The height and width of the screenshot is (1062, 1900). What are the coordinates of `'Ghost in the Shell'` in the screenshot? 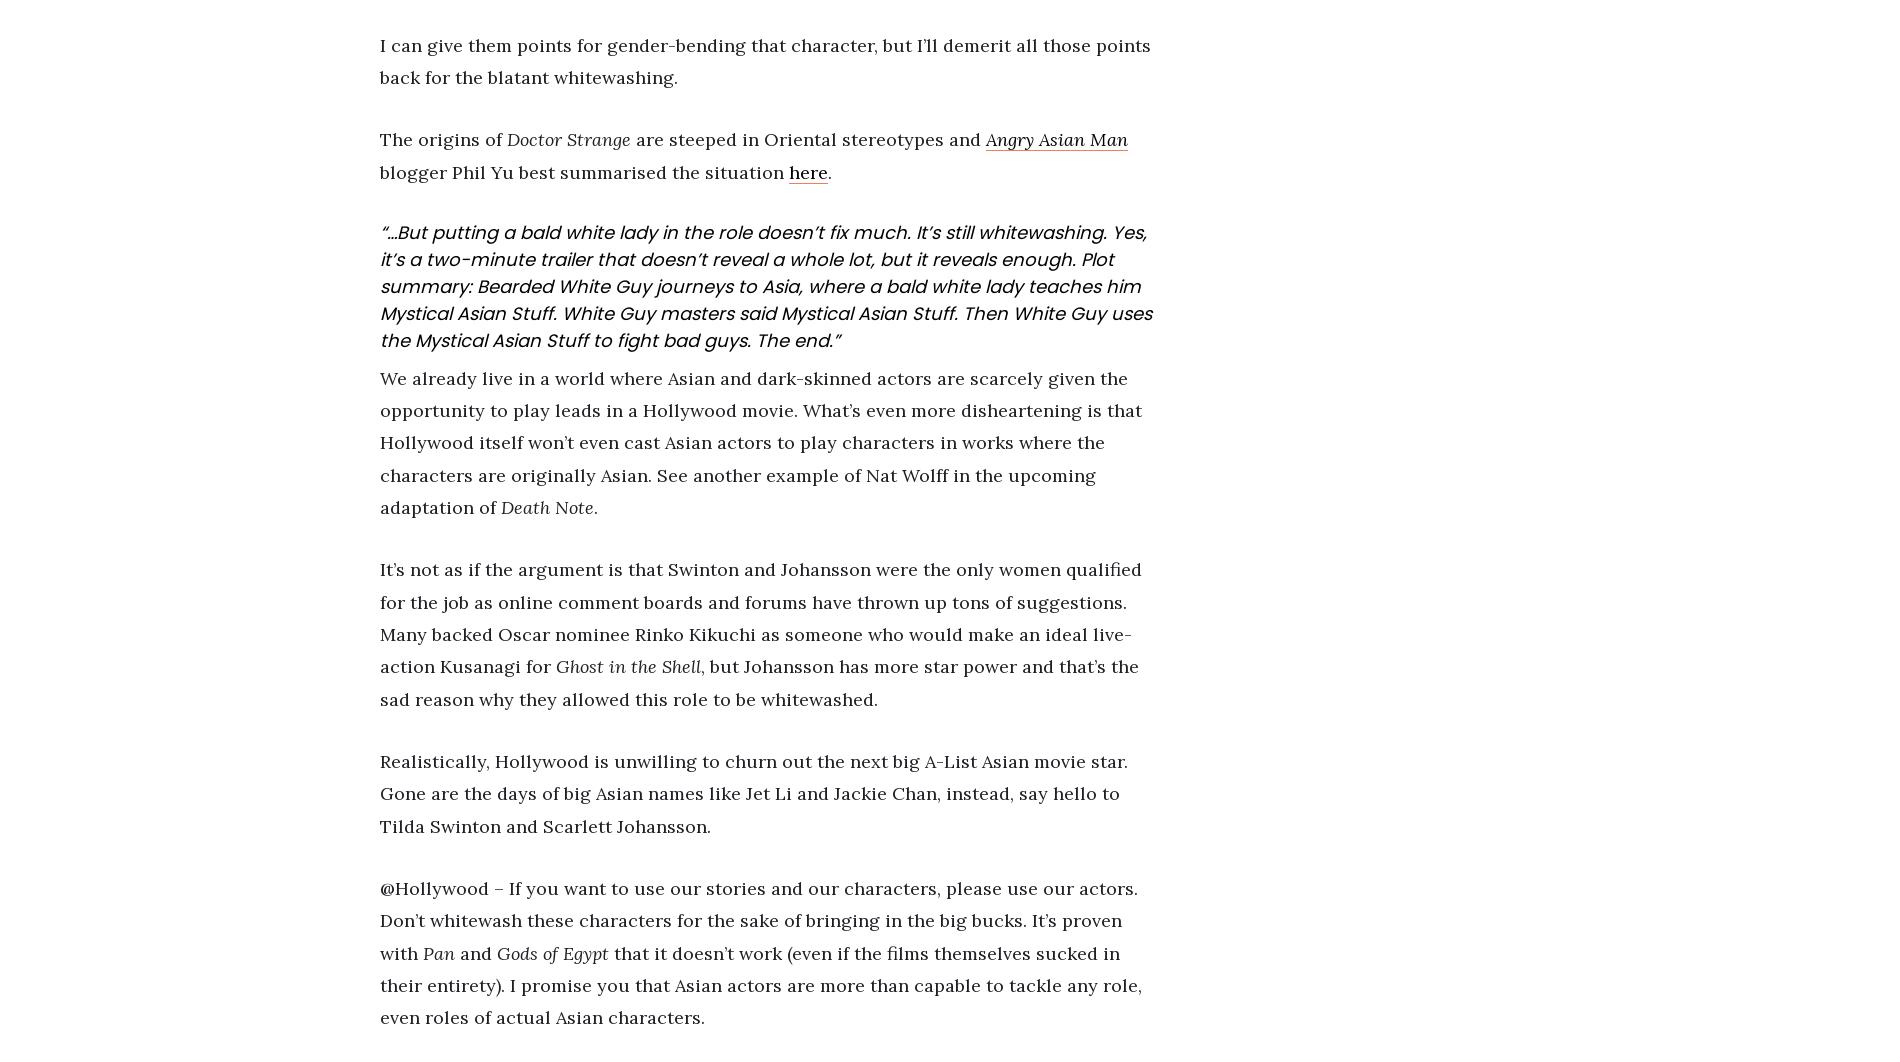 It's located at (628, 666).